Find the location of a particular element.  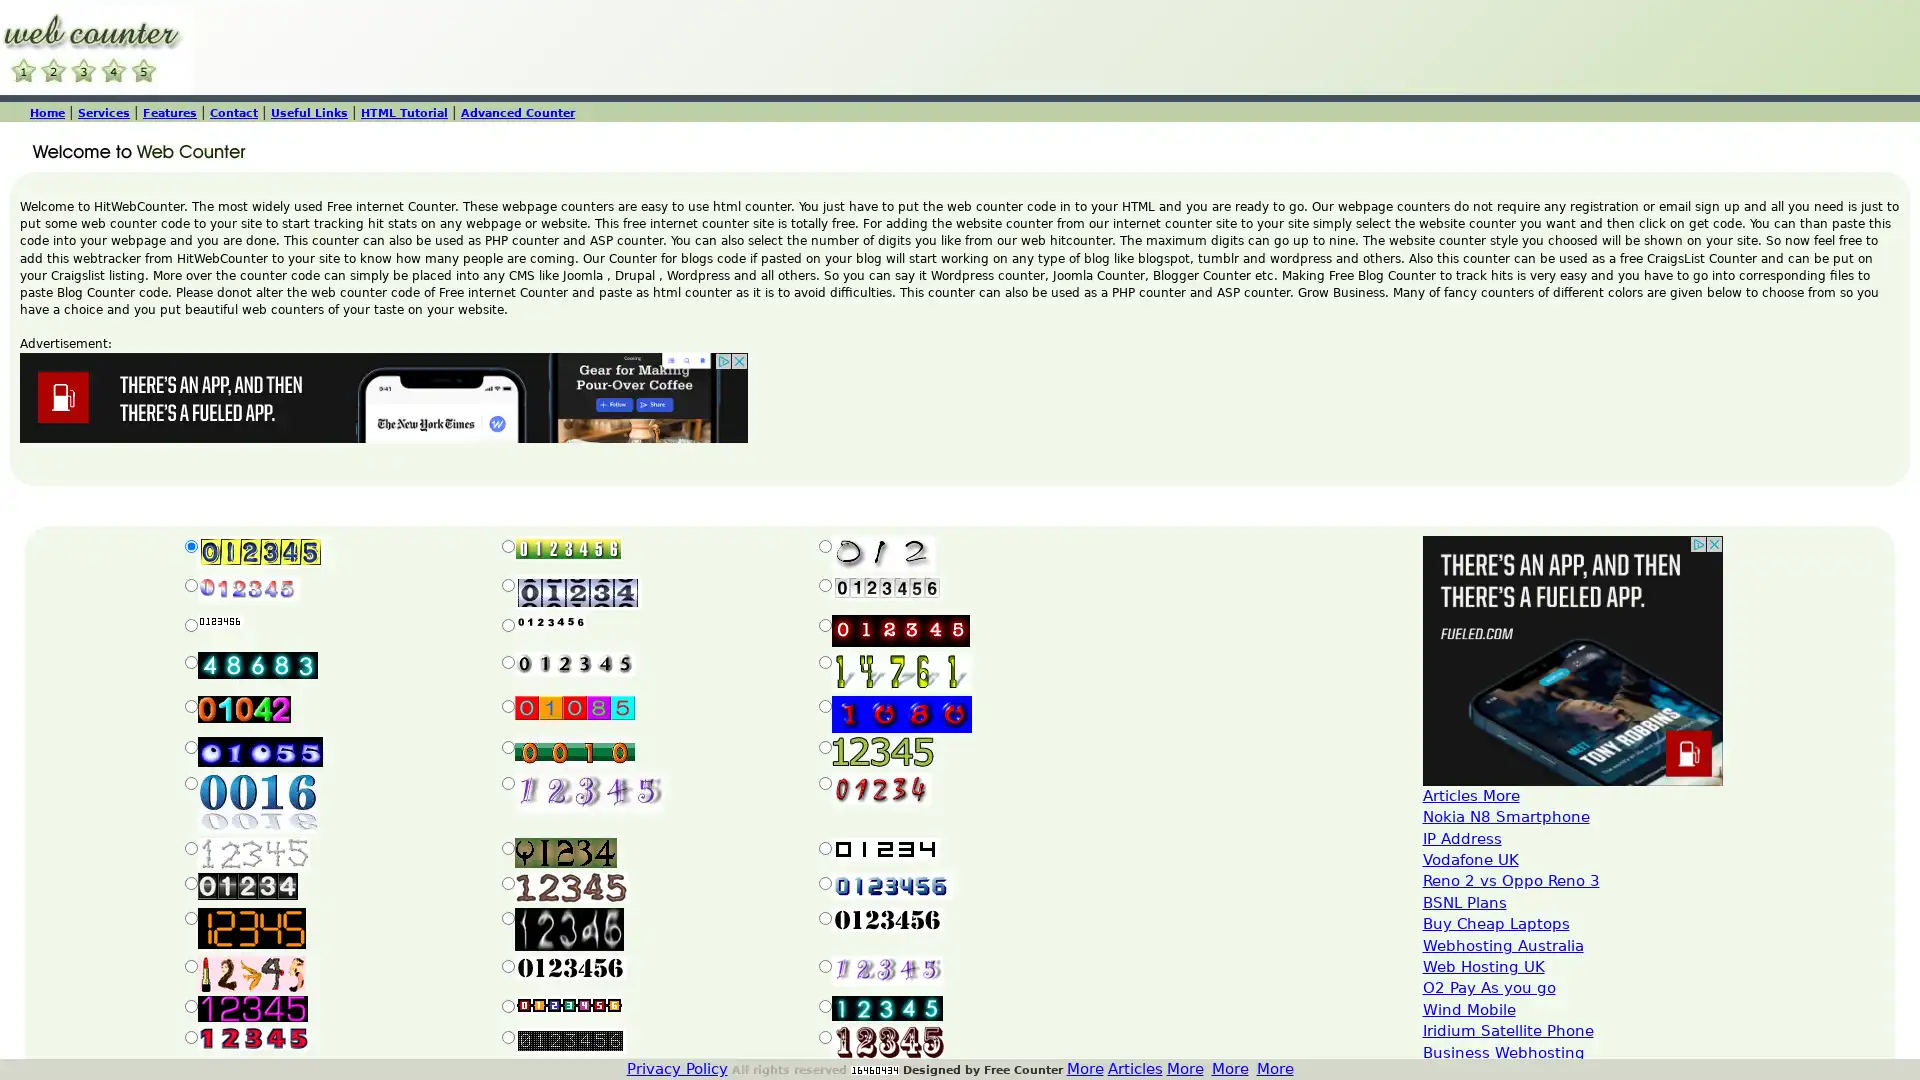

Submit is located at coordinates (252, 1009).